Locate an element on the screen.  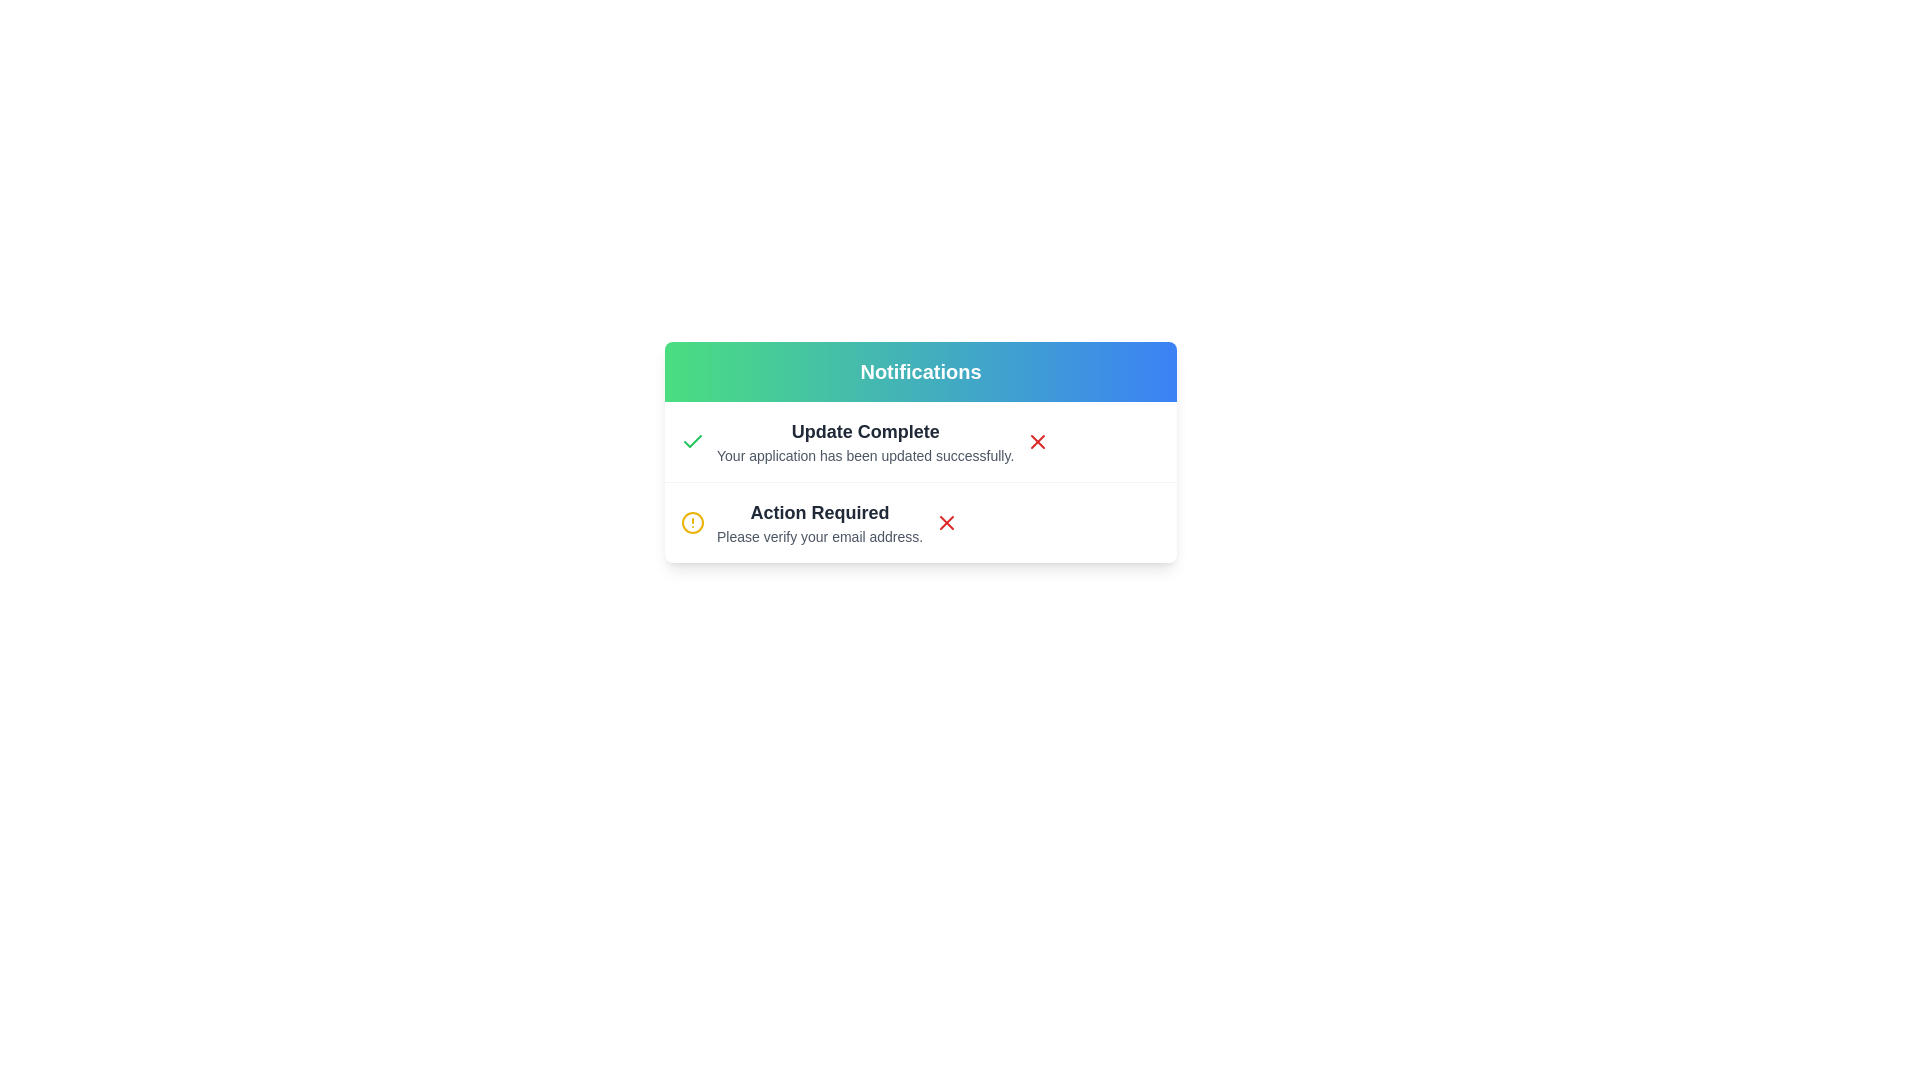
and understand the message displayed in the notification item that informs the user to verify their email address, located in the second row of the notification panel is located at coordinates (920, 521).